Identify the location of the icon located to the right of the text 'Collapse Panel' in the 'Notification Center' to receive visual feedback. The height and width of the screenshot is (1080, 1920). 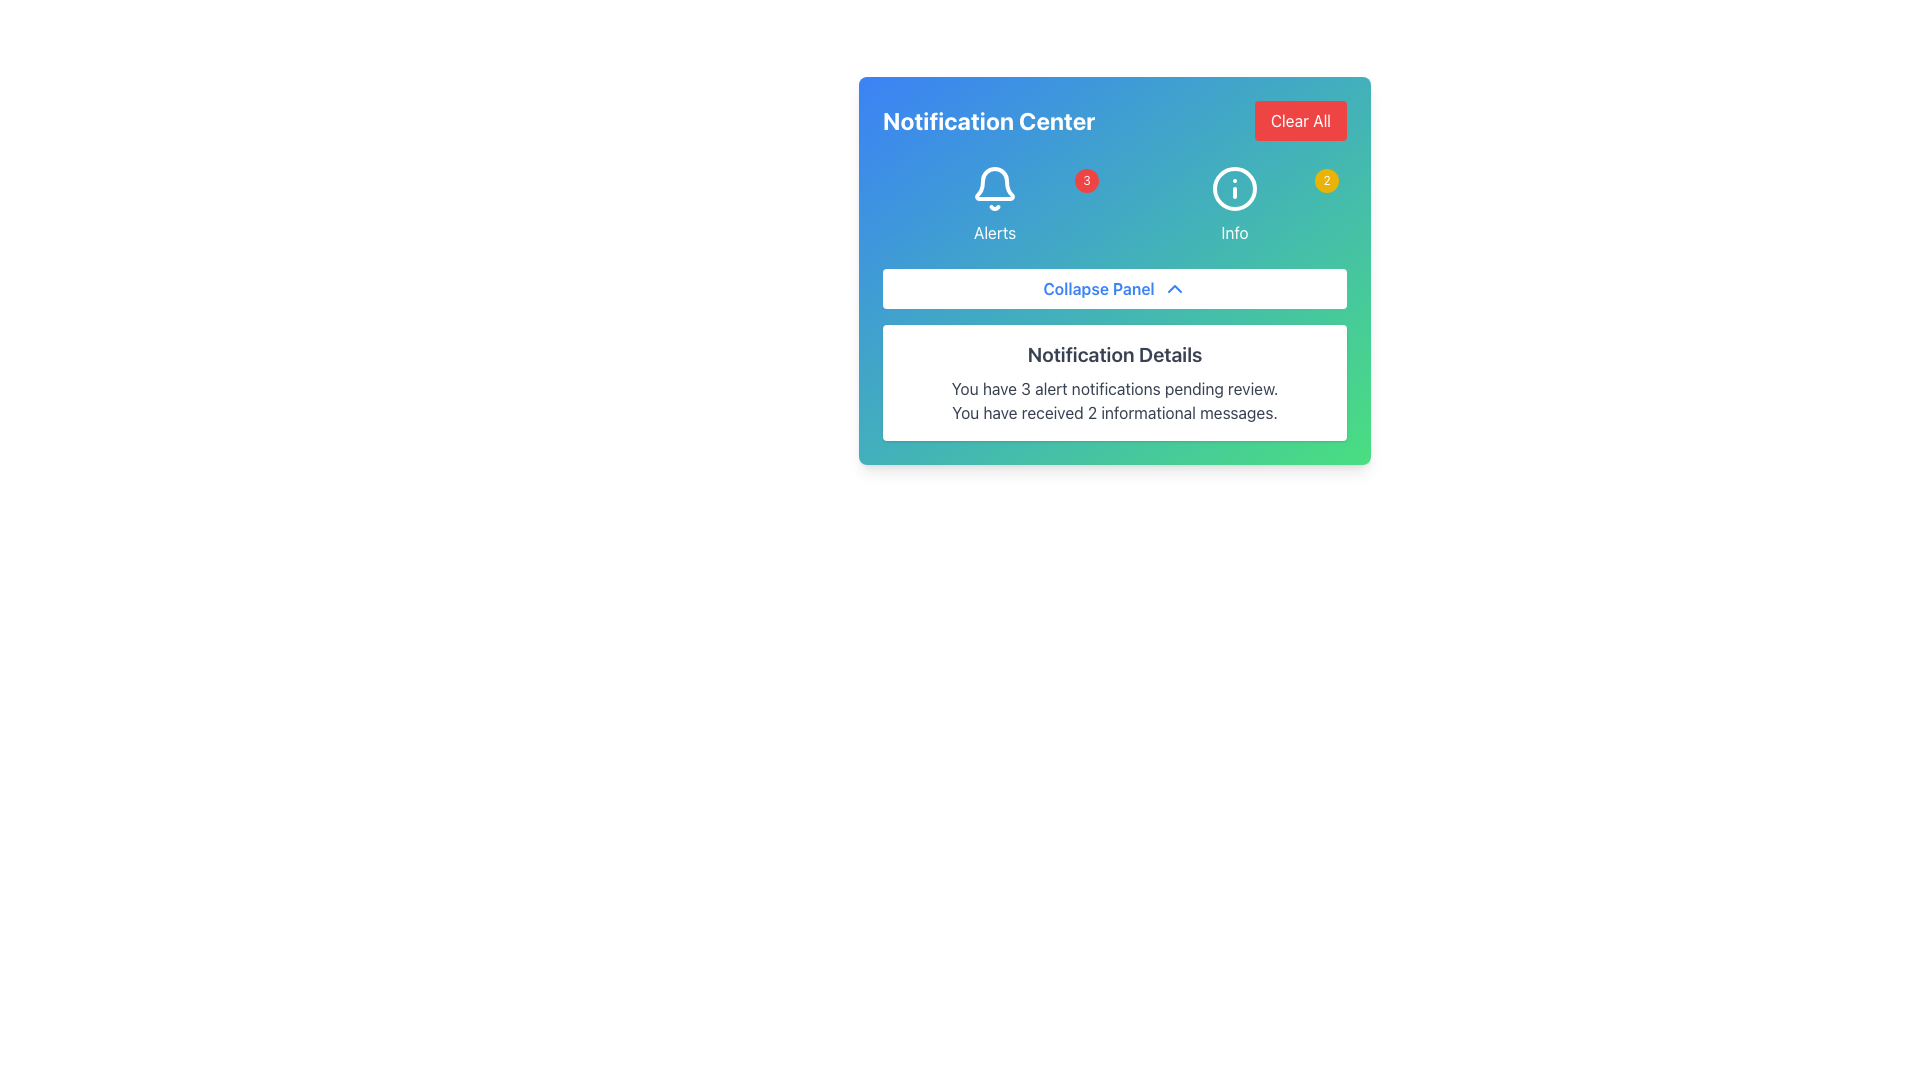
(1174, 289).